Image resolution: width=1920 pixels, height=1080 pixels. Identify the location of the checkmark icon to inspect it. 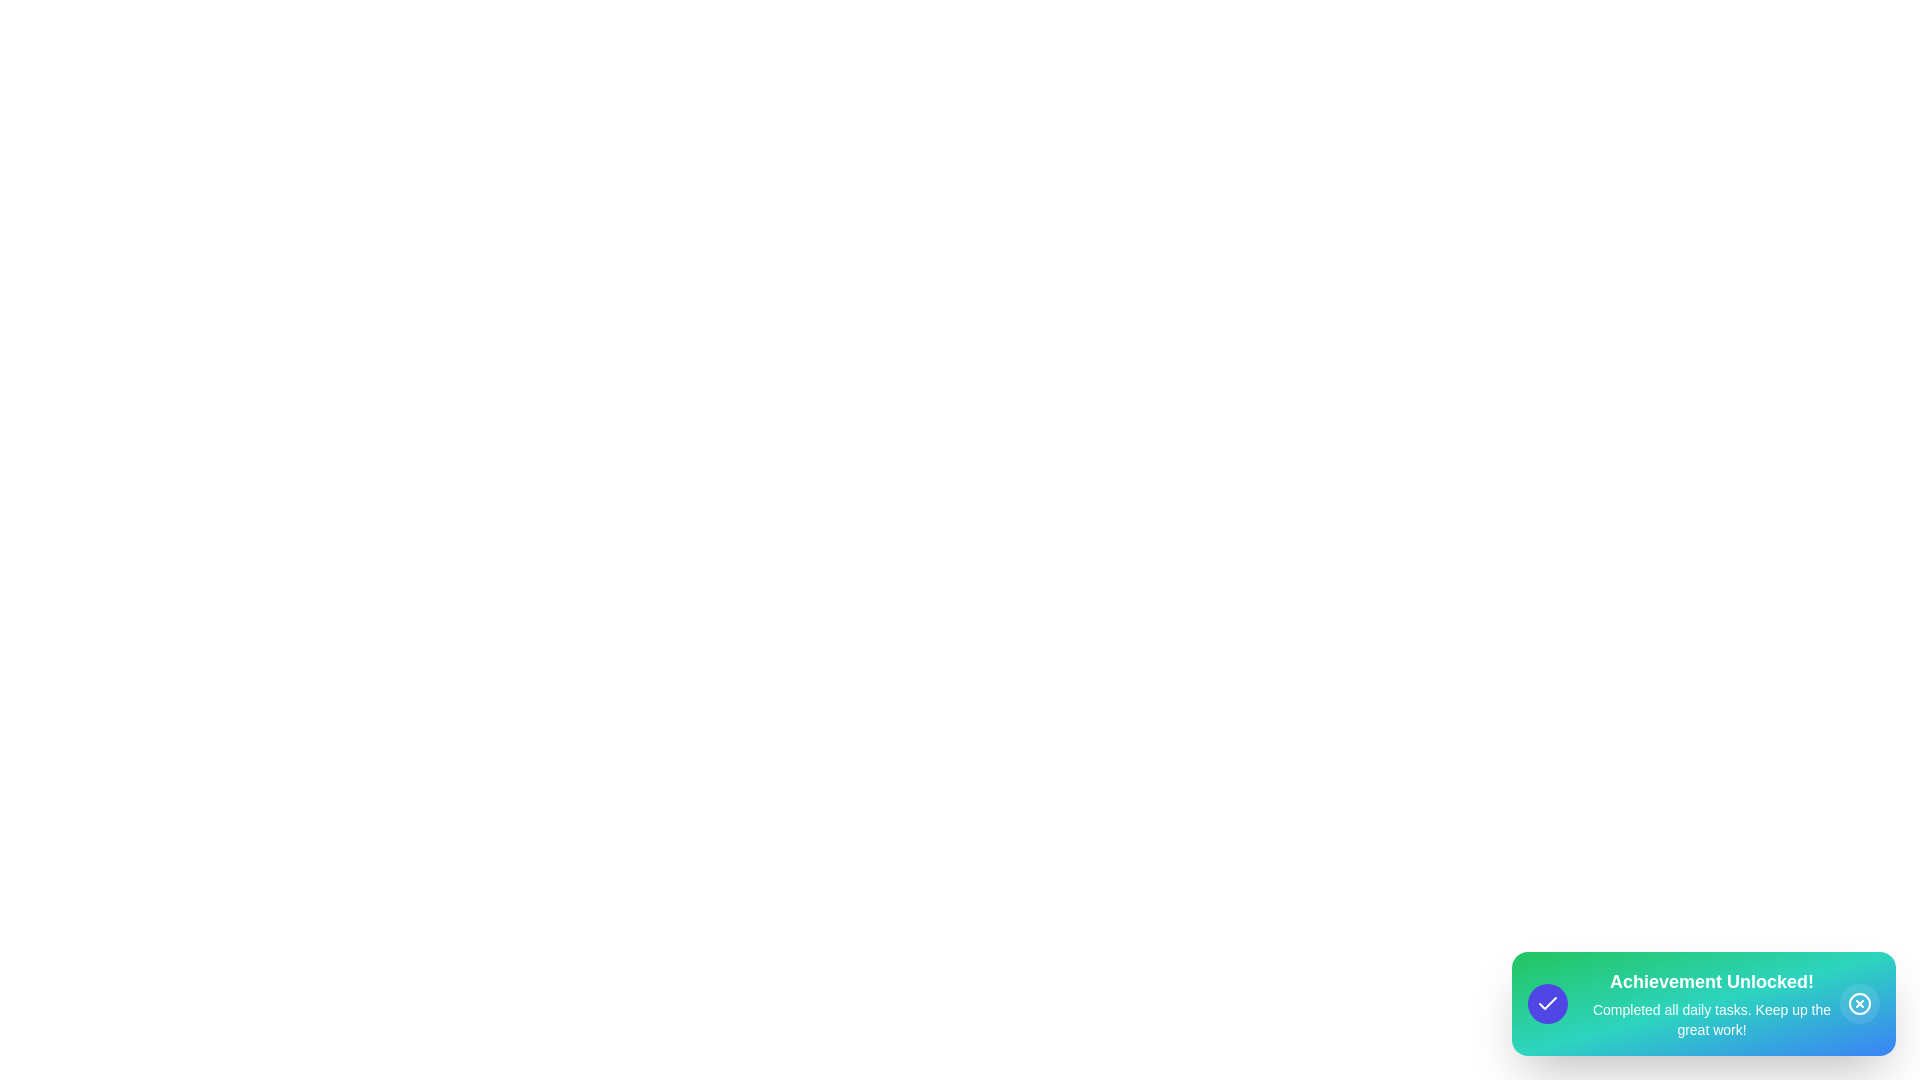
(1547, 1003).